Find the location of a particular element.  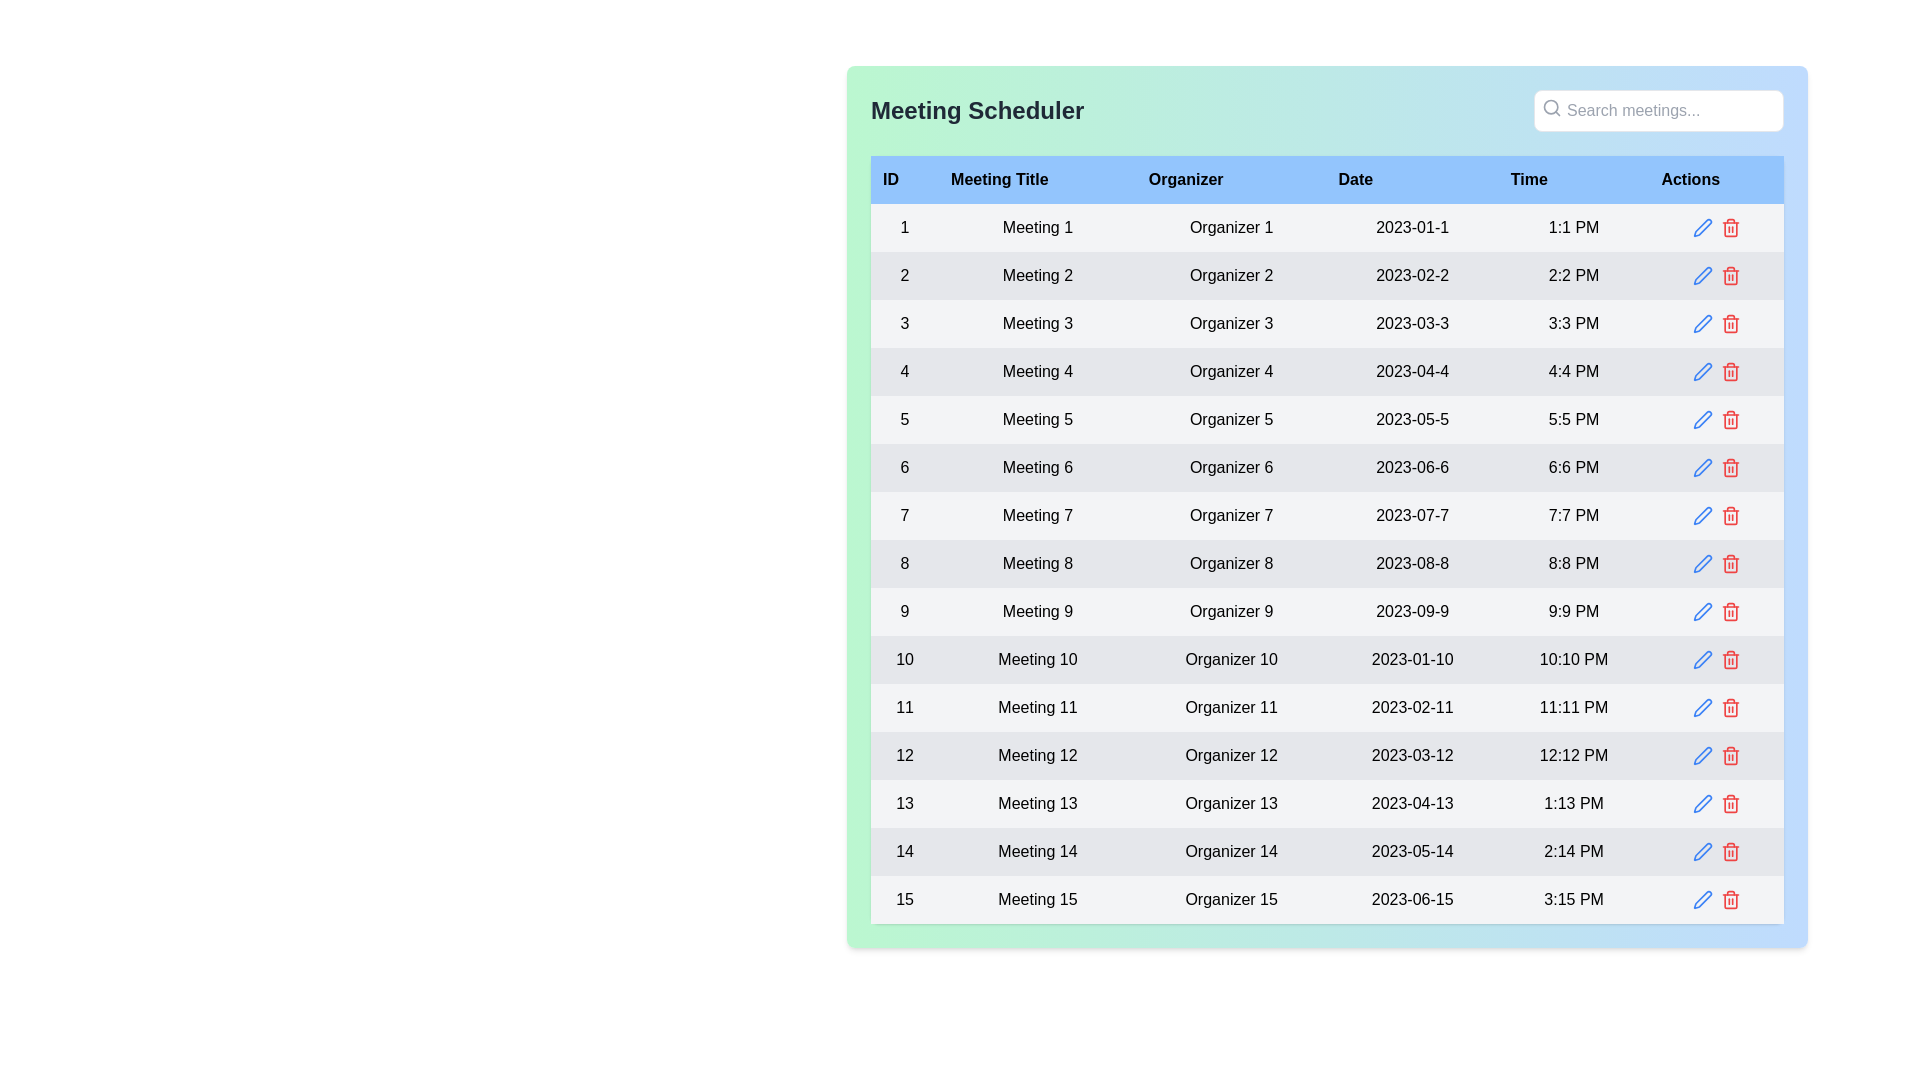

the 'Delete' button located in the 'Actions' column of the 'Meeting 7' row in the table is located at coordinates (1728, 515).